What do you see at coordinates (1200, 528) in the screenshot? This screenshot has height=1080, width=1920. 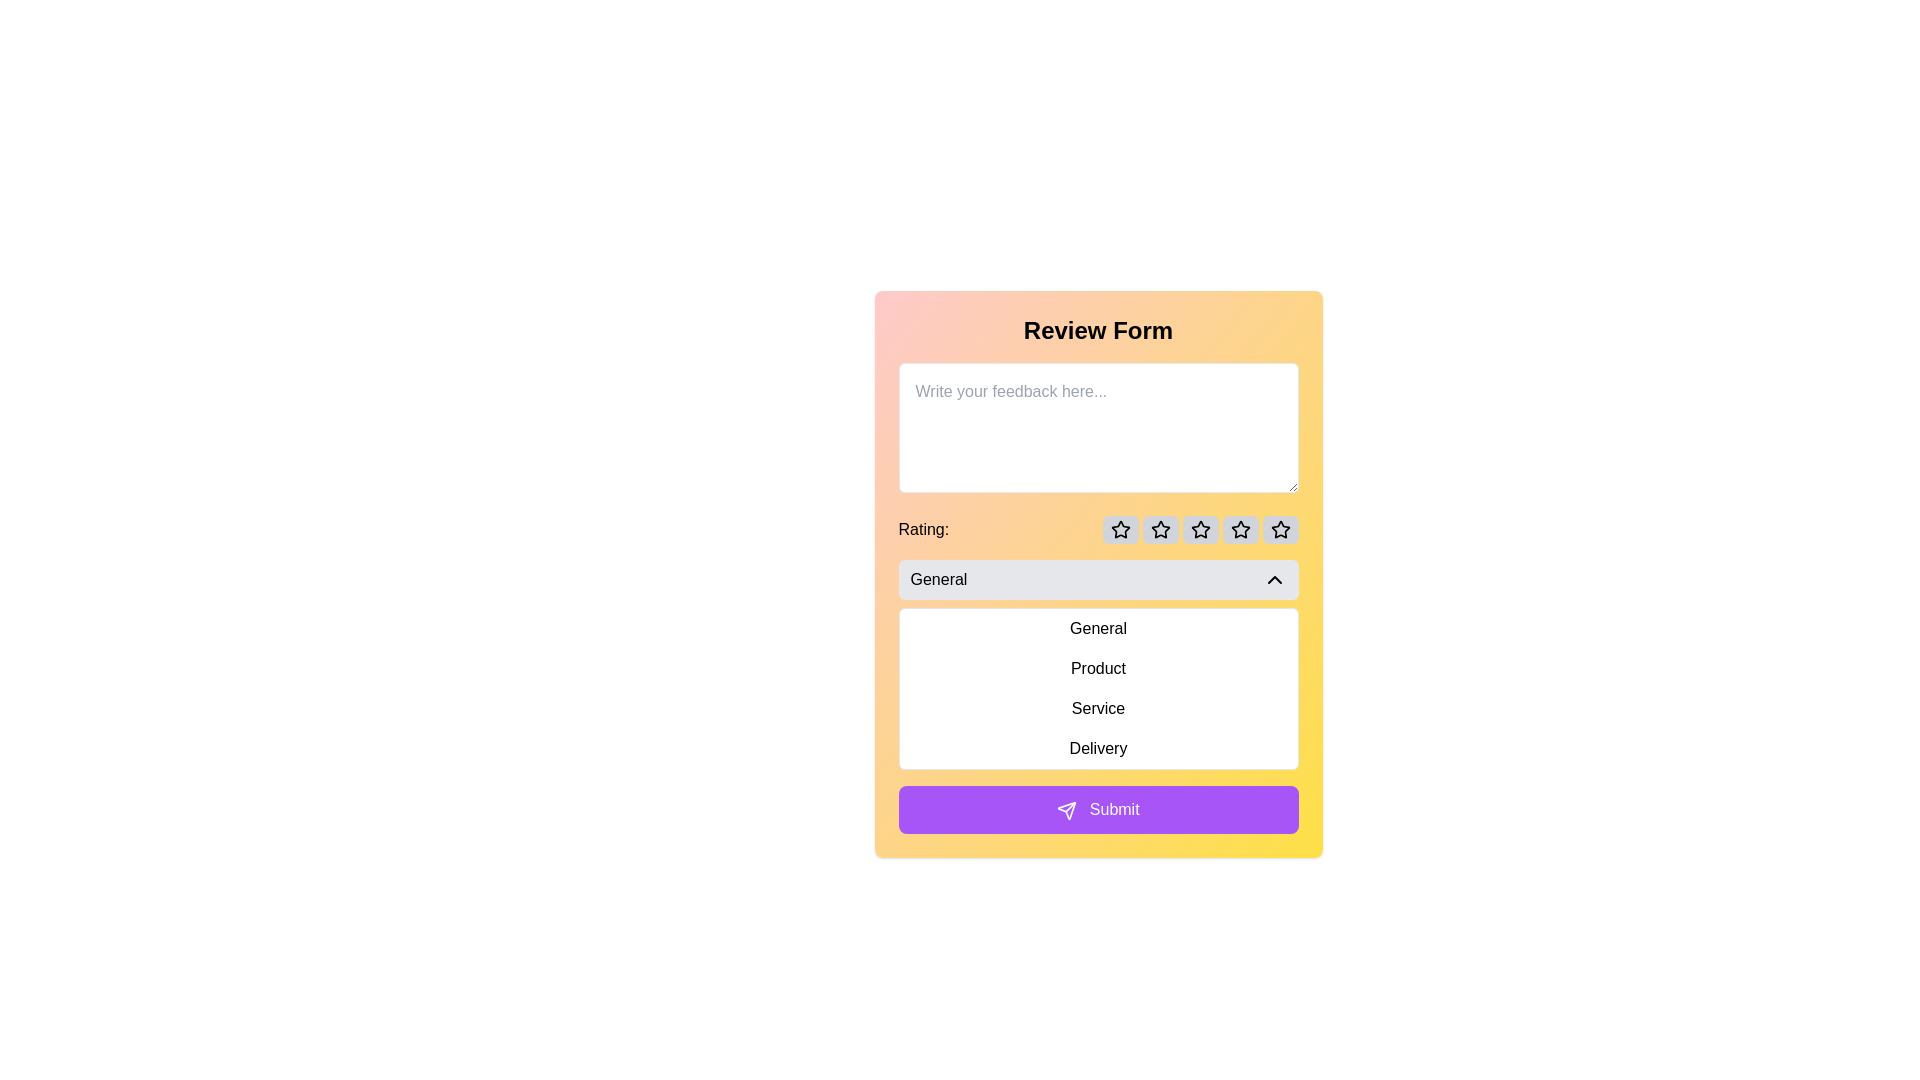 I see `the third star-shaped rating icon` at bounding box center [1200, 528].